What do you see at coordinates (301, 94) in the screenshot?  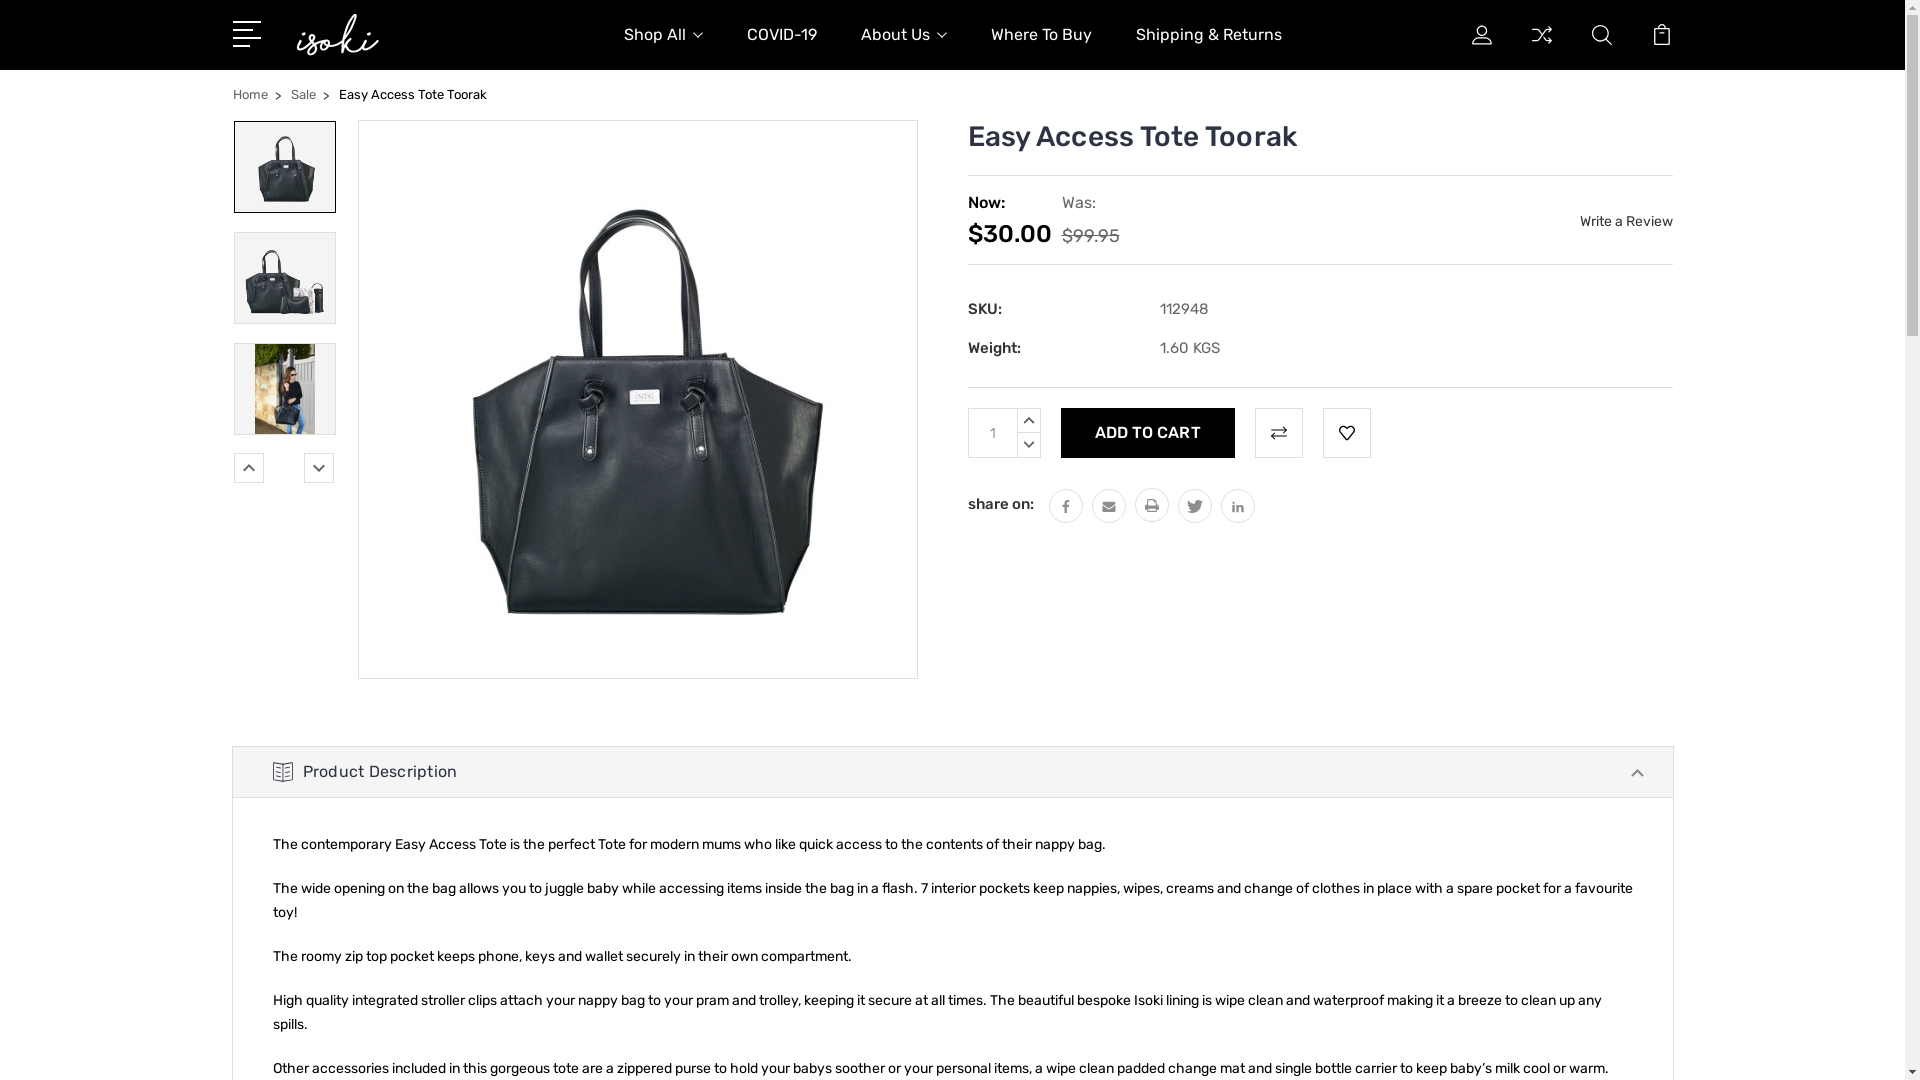 I see `'Sale'` at bounding box center [301, 94].